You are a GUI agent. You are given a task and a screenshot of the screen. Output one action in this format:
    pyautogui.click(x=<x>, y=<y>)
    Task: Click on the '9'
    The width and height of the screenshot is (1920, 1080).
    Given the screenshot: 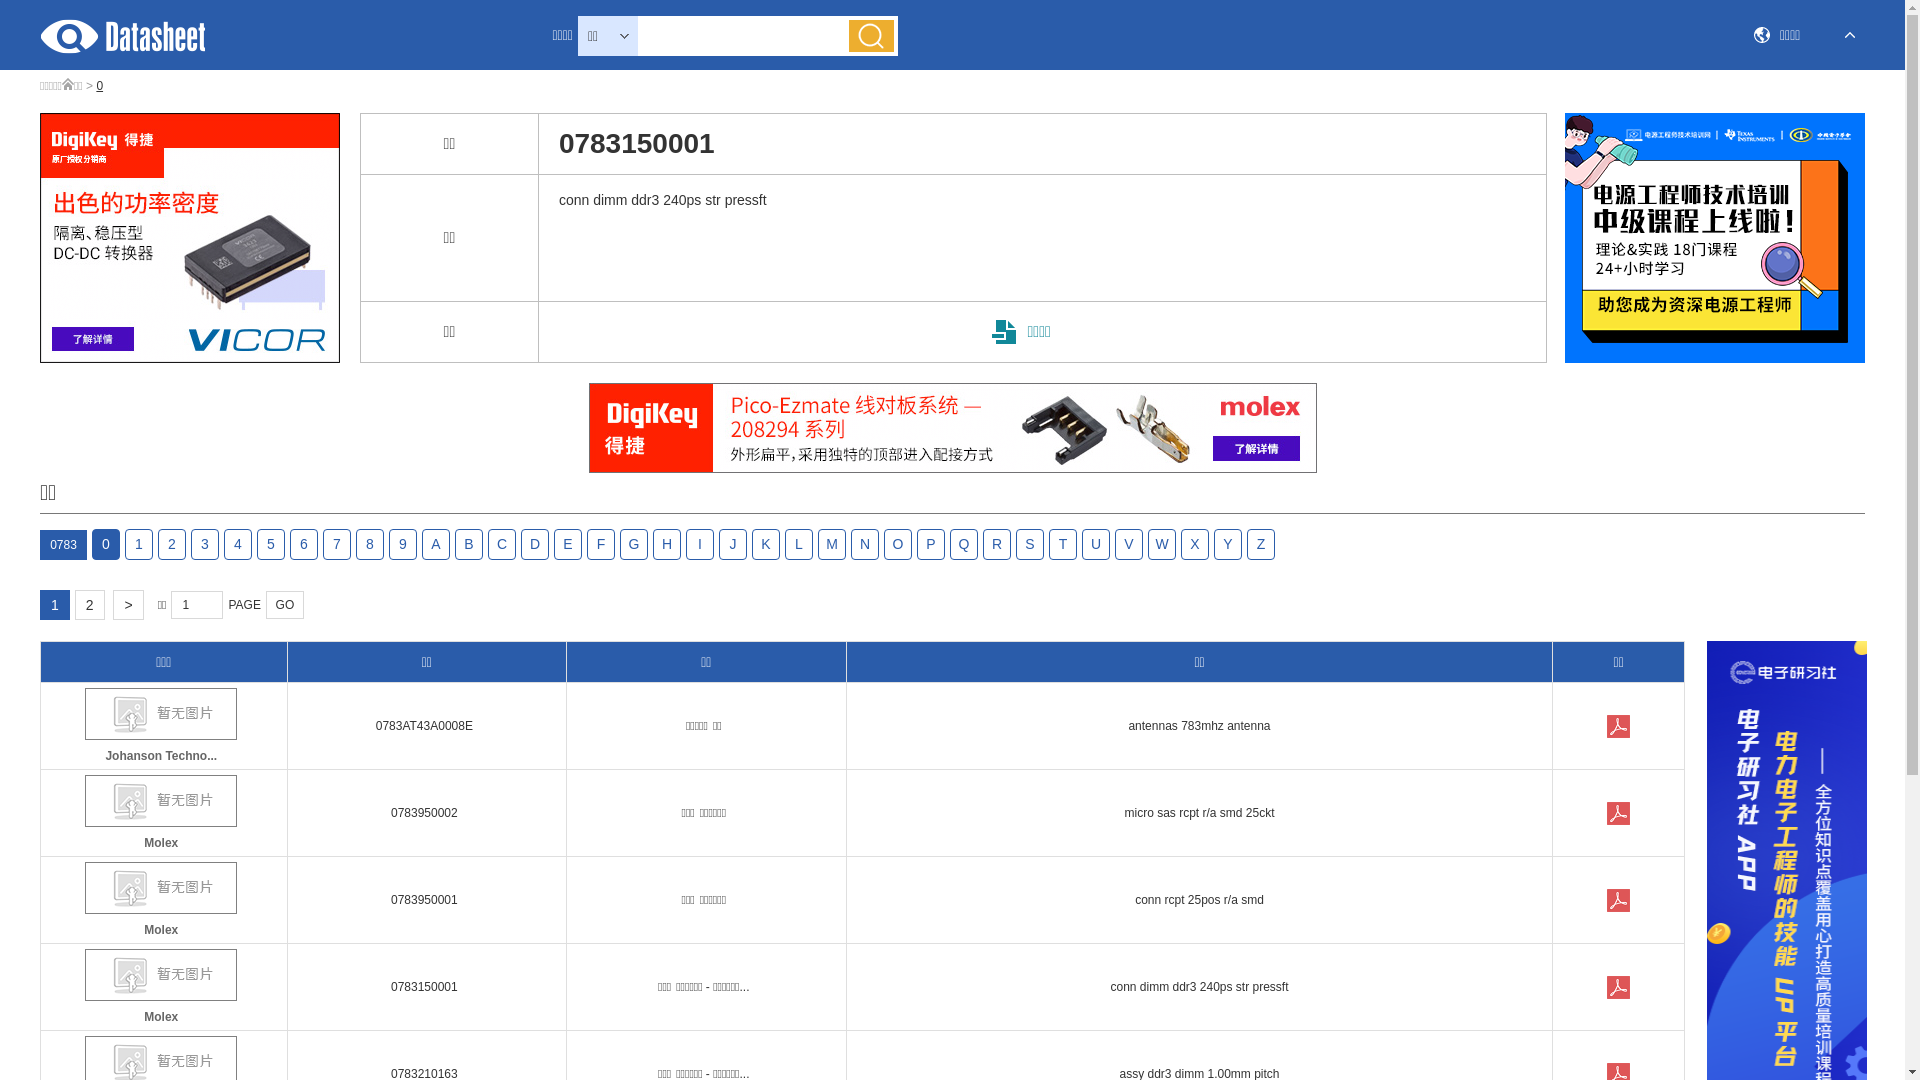 What is the action you would take?
    pyautogui.click(x=402, y=544)
    